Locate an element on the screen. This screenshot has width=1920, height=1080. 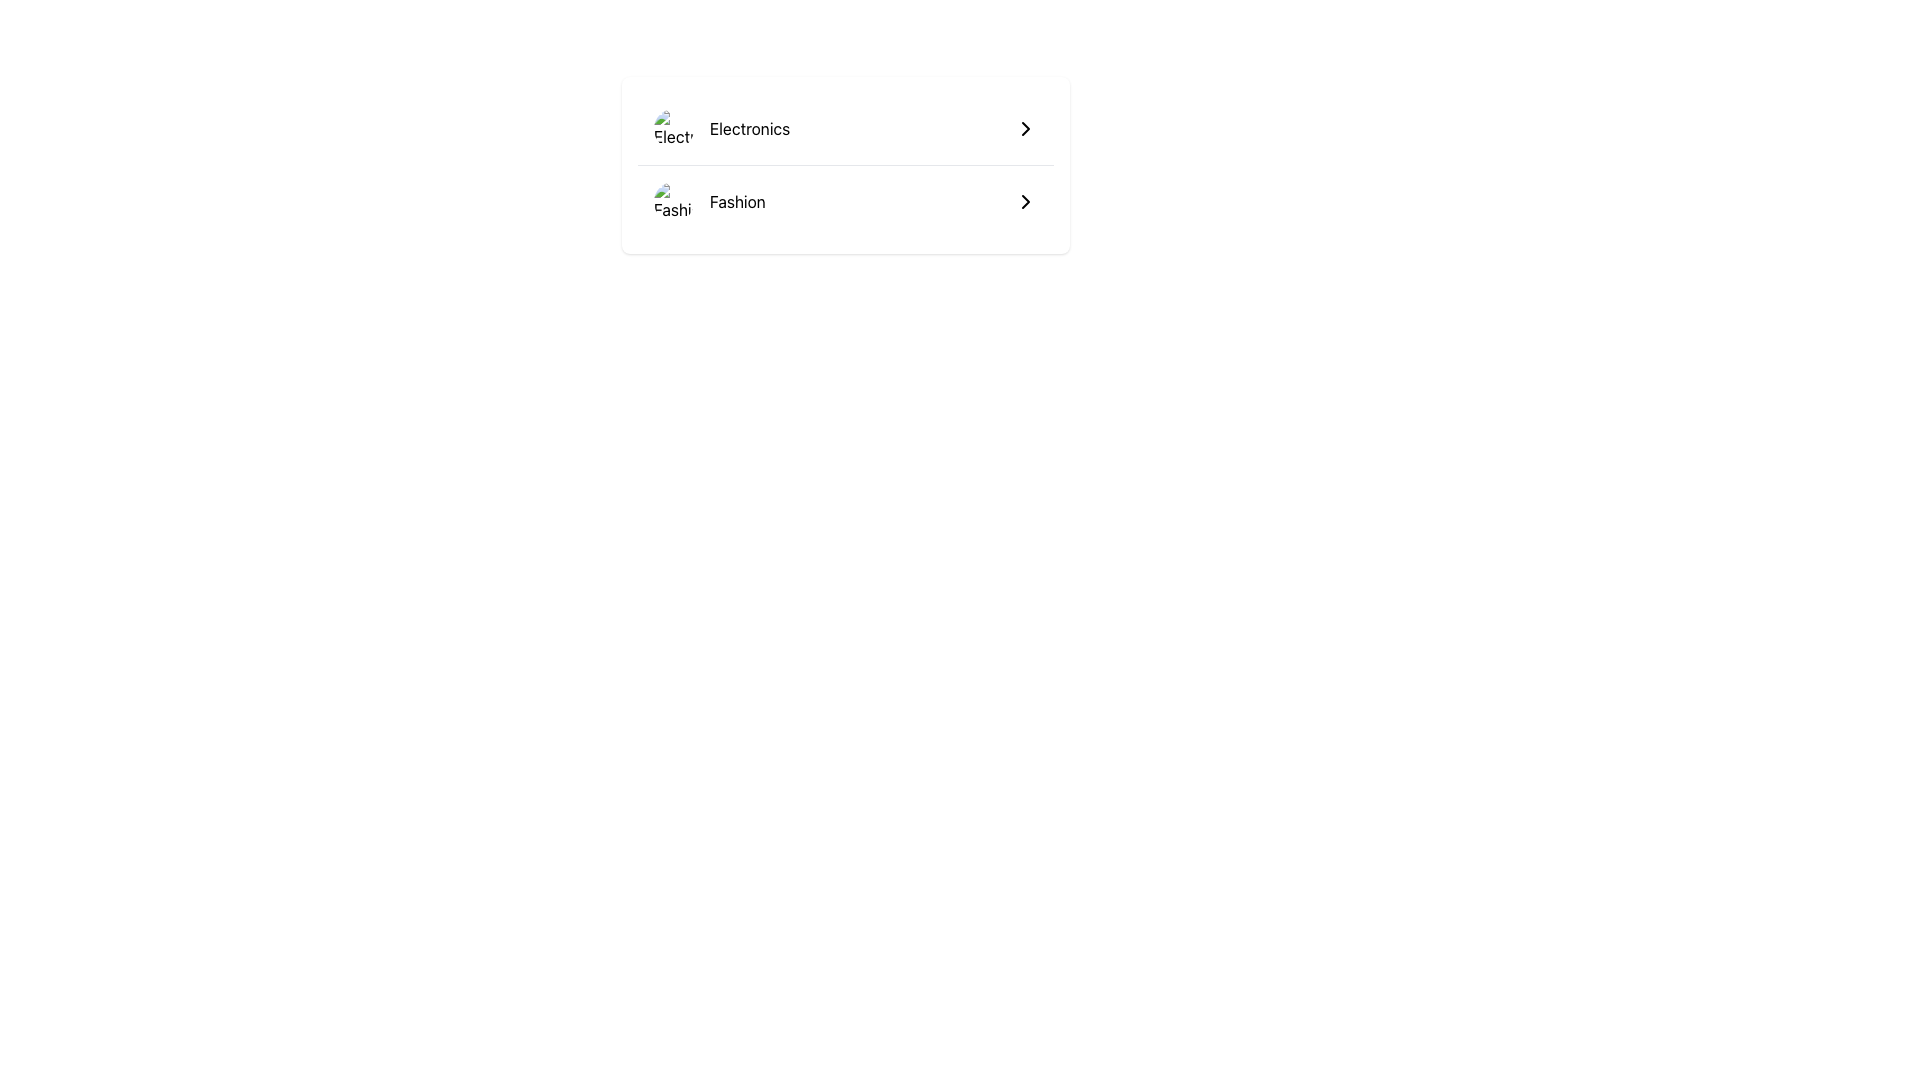
the navigation icon for 'Fashion' is located at coordinates (1026, 128).